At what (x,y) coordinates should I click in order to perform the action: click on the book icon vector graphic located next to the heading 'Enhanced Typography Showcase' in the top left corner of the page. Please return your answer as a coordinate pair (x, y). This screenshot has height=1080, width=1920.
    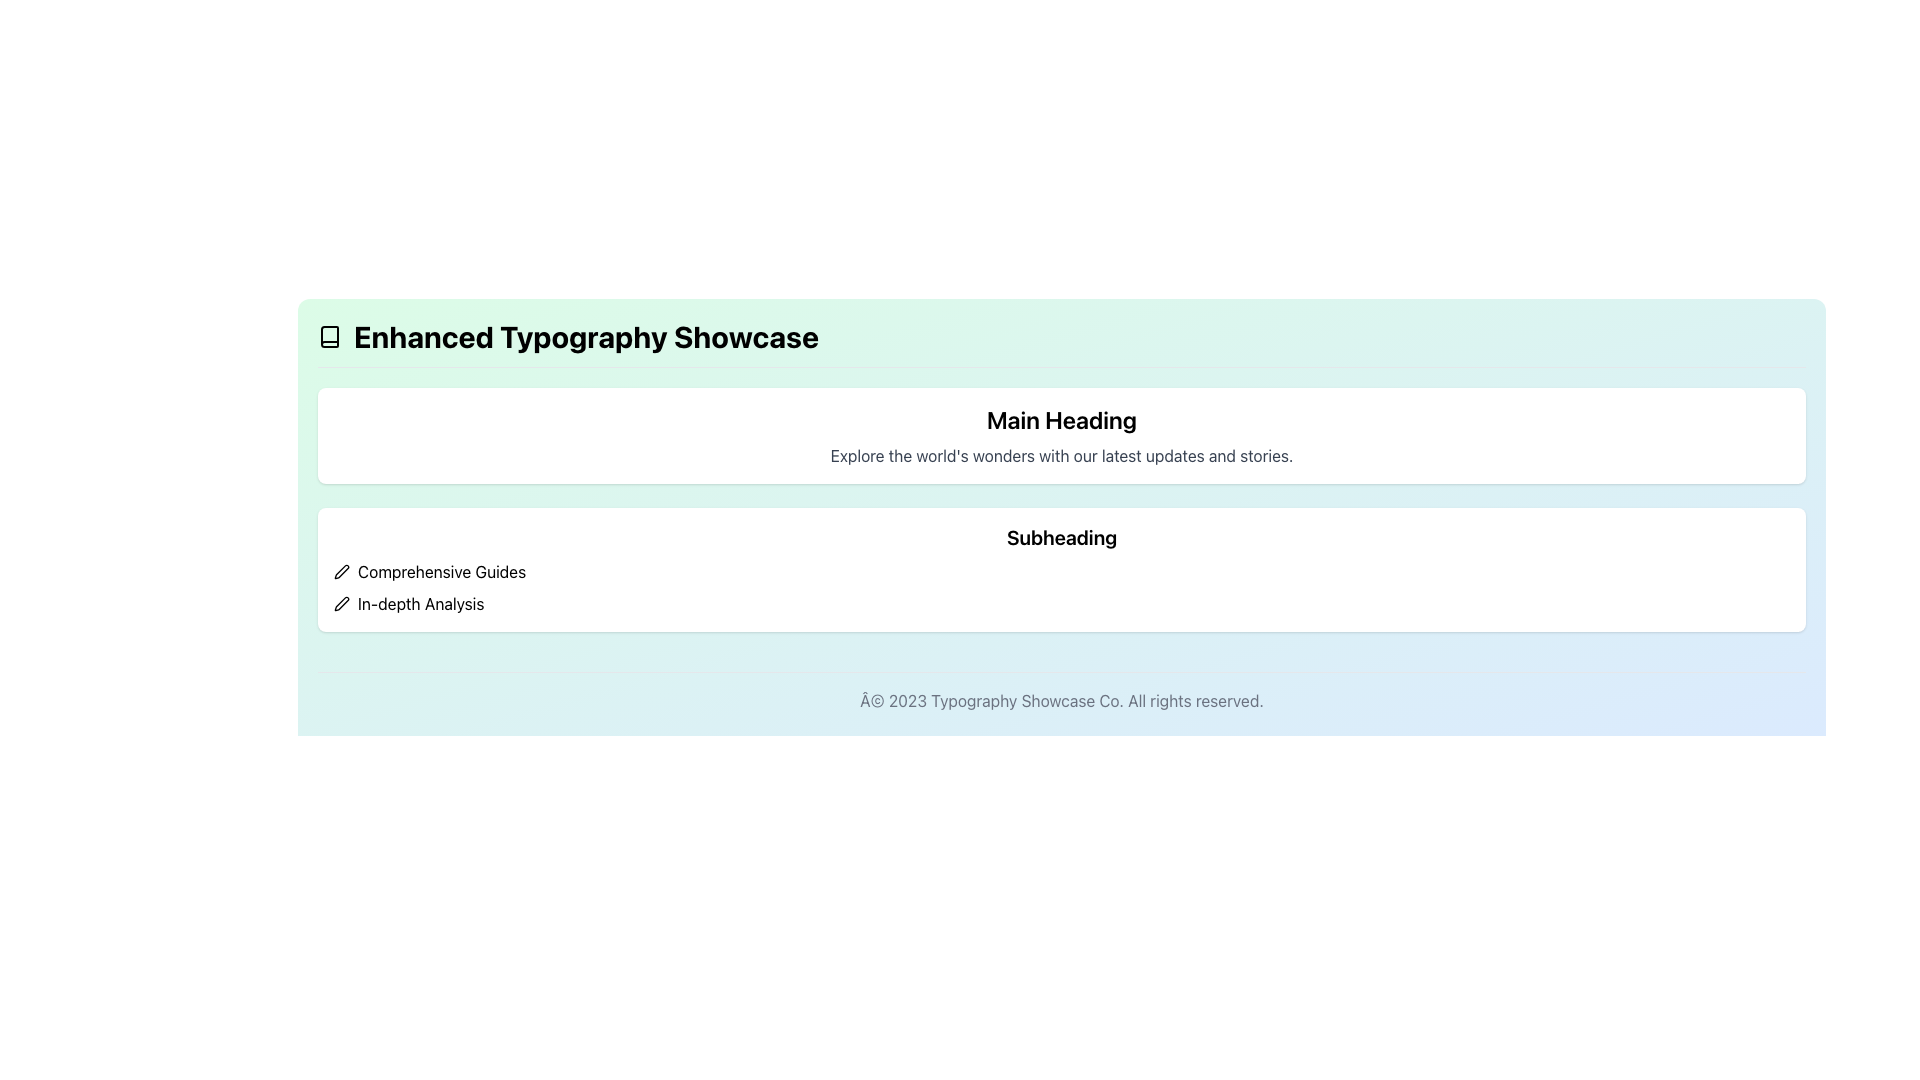
    Looking at the image, I should click on (330, 335).